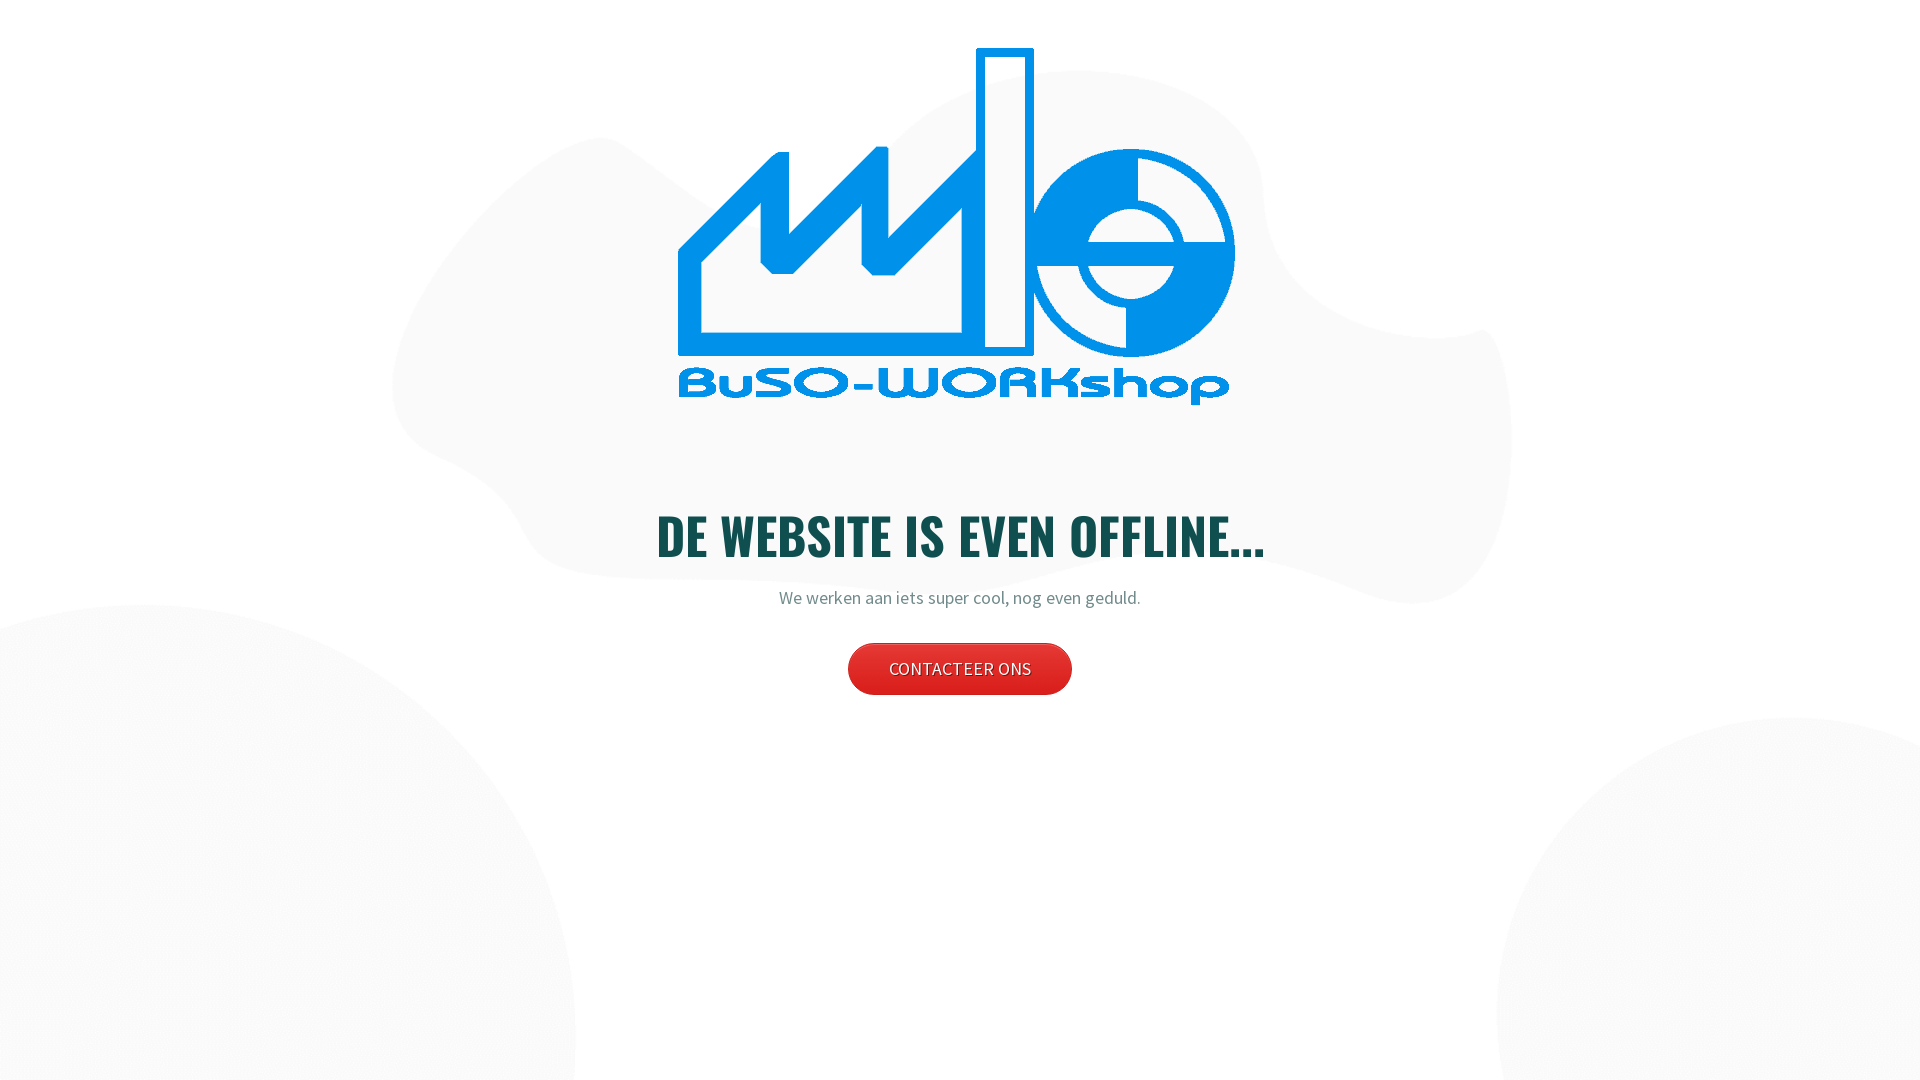 The width and height of the screenshot is (1920, 1080). Describe the element at coordinates (960, 668) in the screenshot. I see `'CONTACTEER ONS'` at that location.